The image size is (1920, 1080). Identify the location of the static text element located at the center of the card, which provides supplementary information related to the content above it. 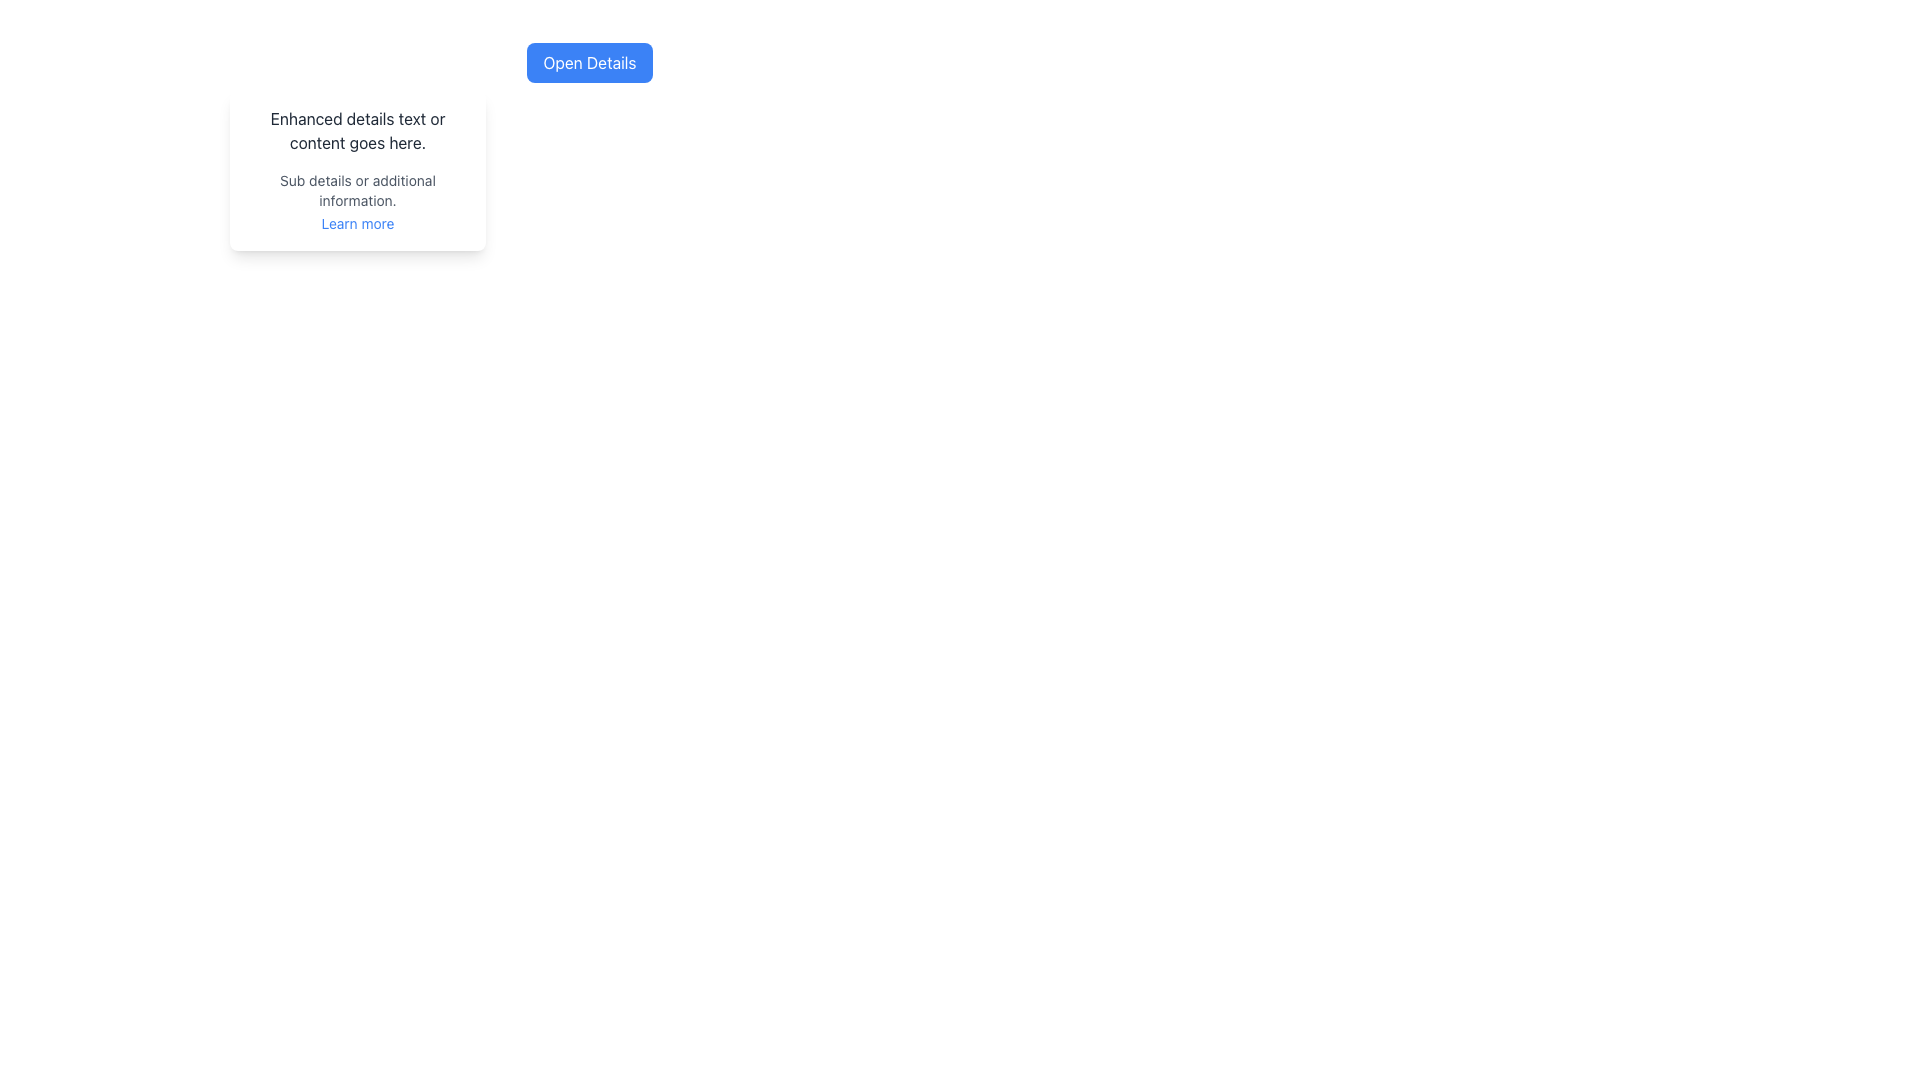
(358, 191).